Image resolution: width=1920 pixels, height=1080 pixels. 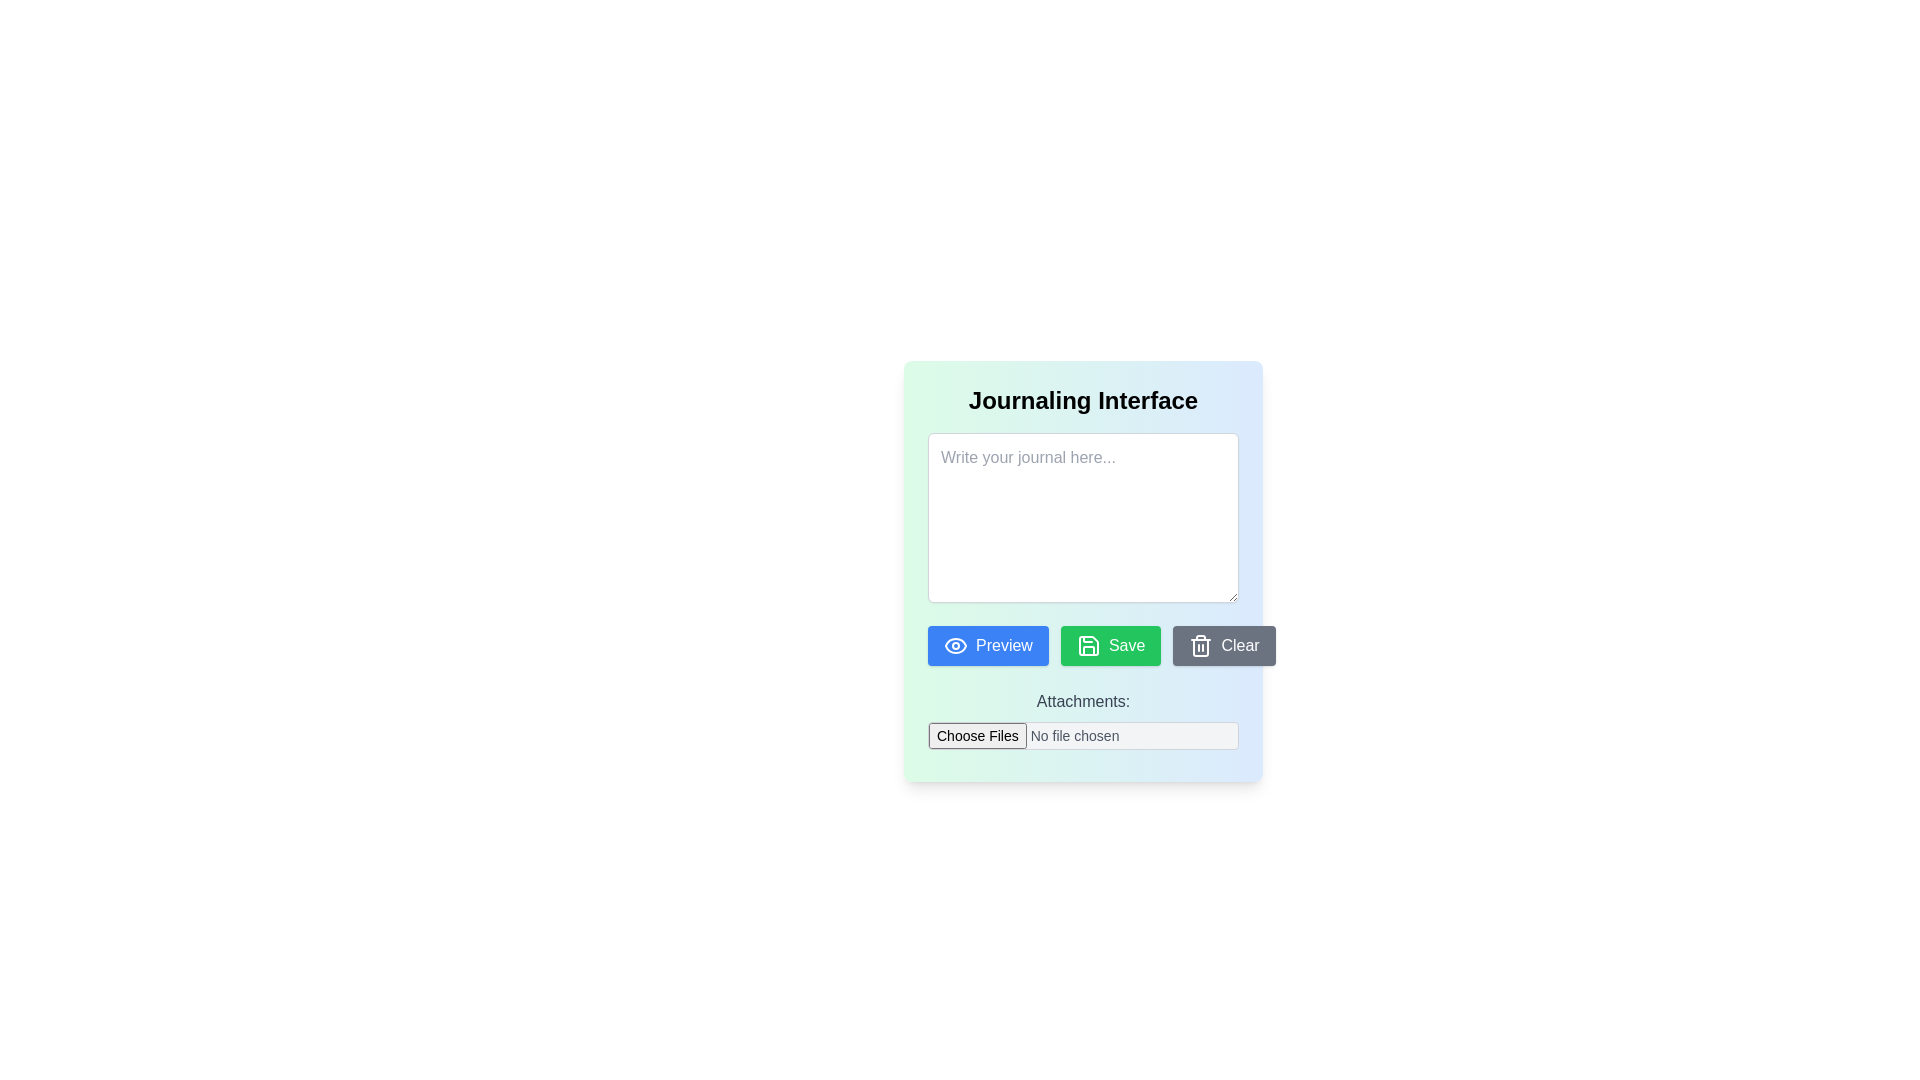 I want to click on the text label displaying 'Attachments:' which is styled in gray and positioned between the file upload button and actionable buttons, so click(x=1082, y=701).